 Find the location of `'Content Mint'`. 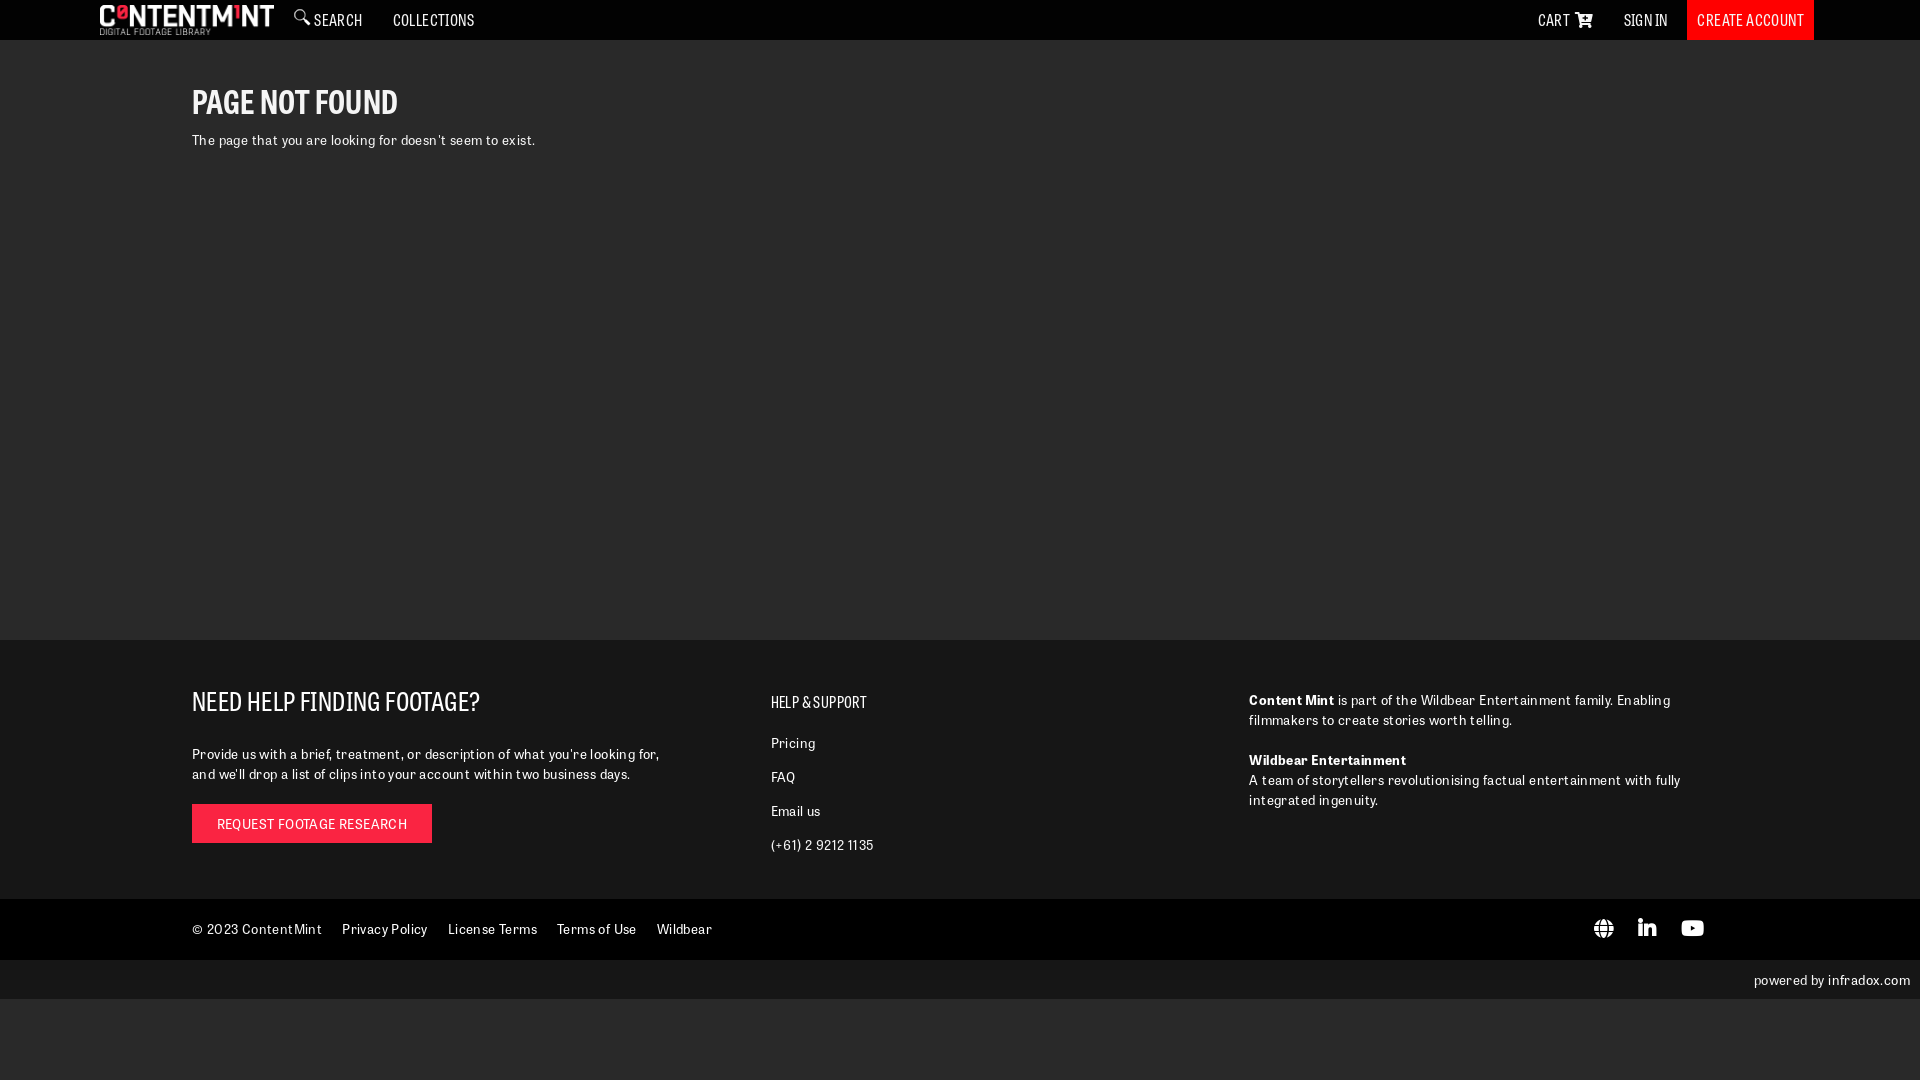

'Content Mint' is located at coordinates (187, 19).